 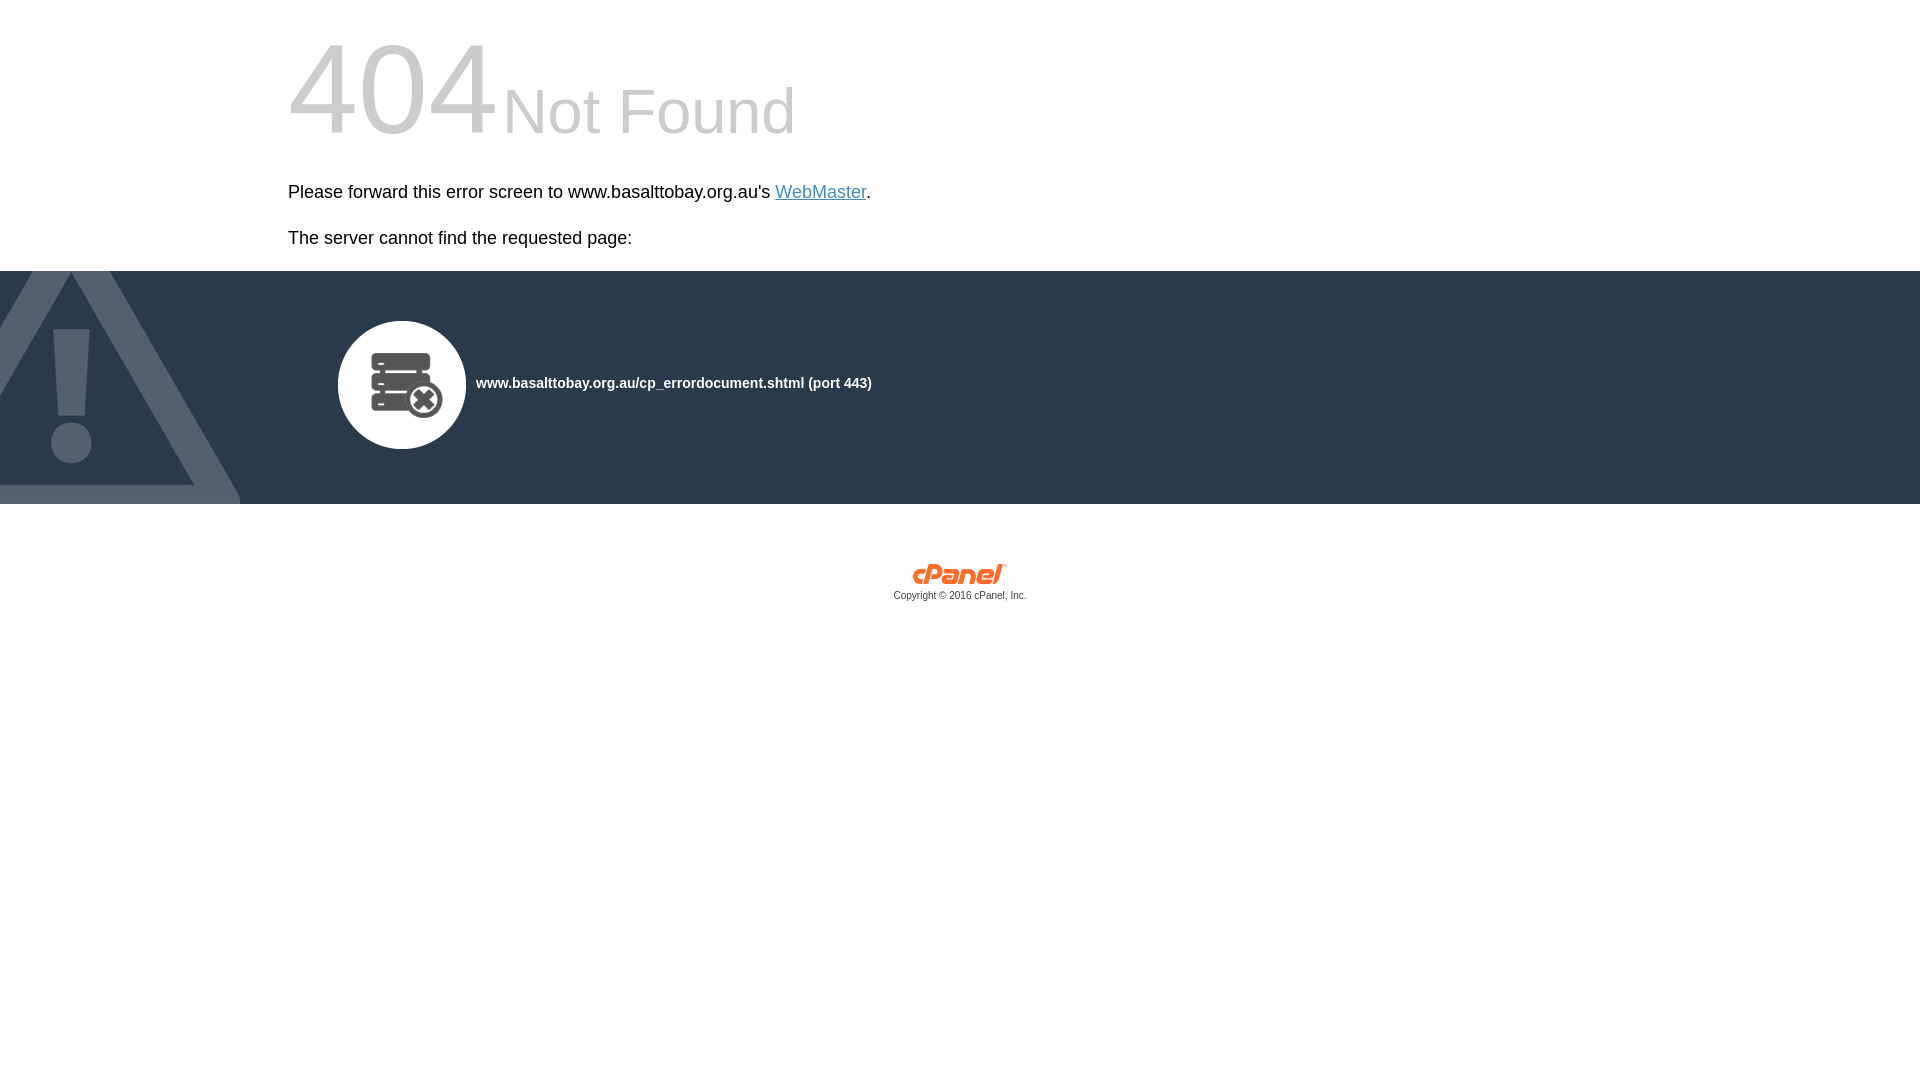 What do you see at coordinates (820, 192) in the screenshot?
I see `'WebMaster'` at bounding box center [820, 192].